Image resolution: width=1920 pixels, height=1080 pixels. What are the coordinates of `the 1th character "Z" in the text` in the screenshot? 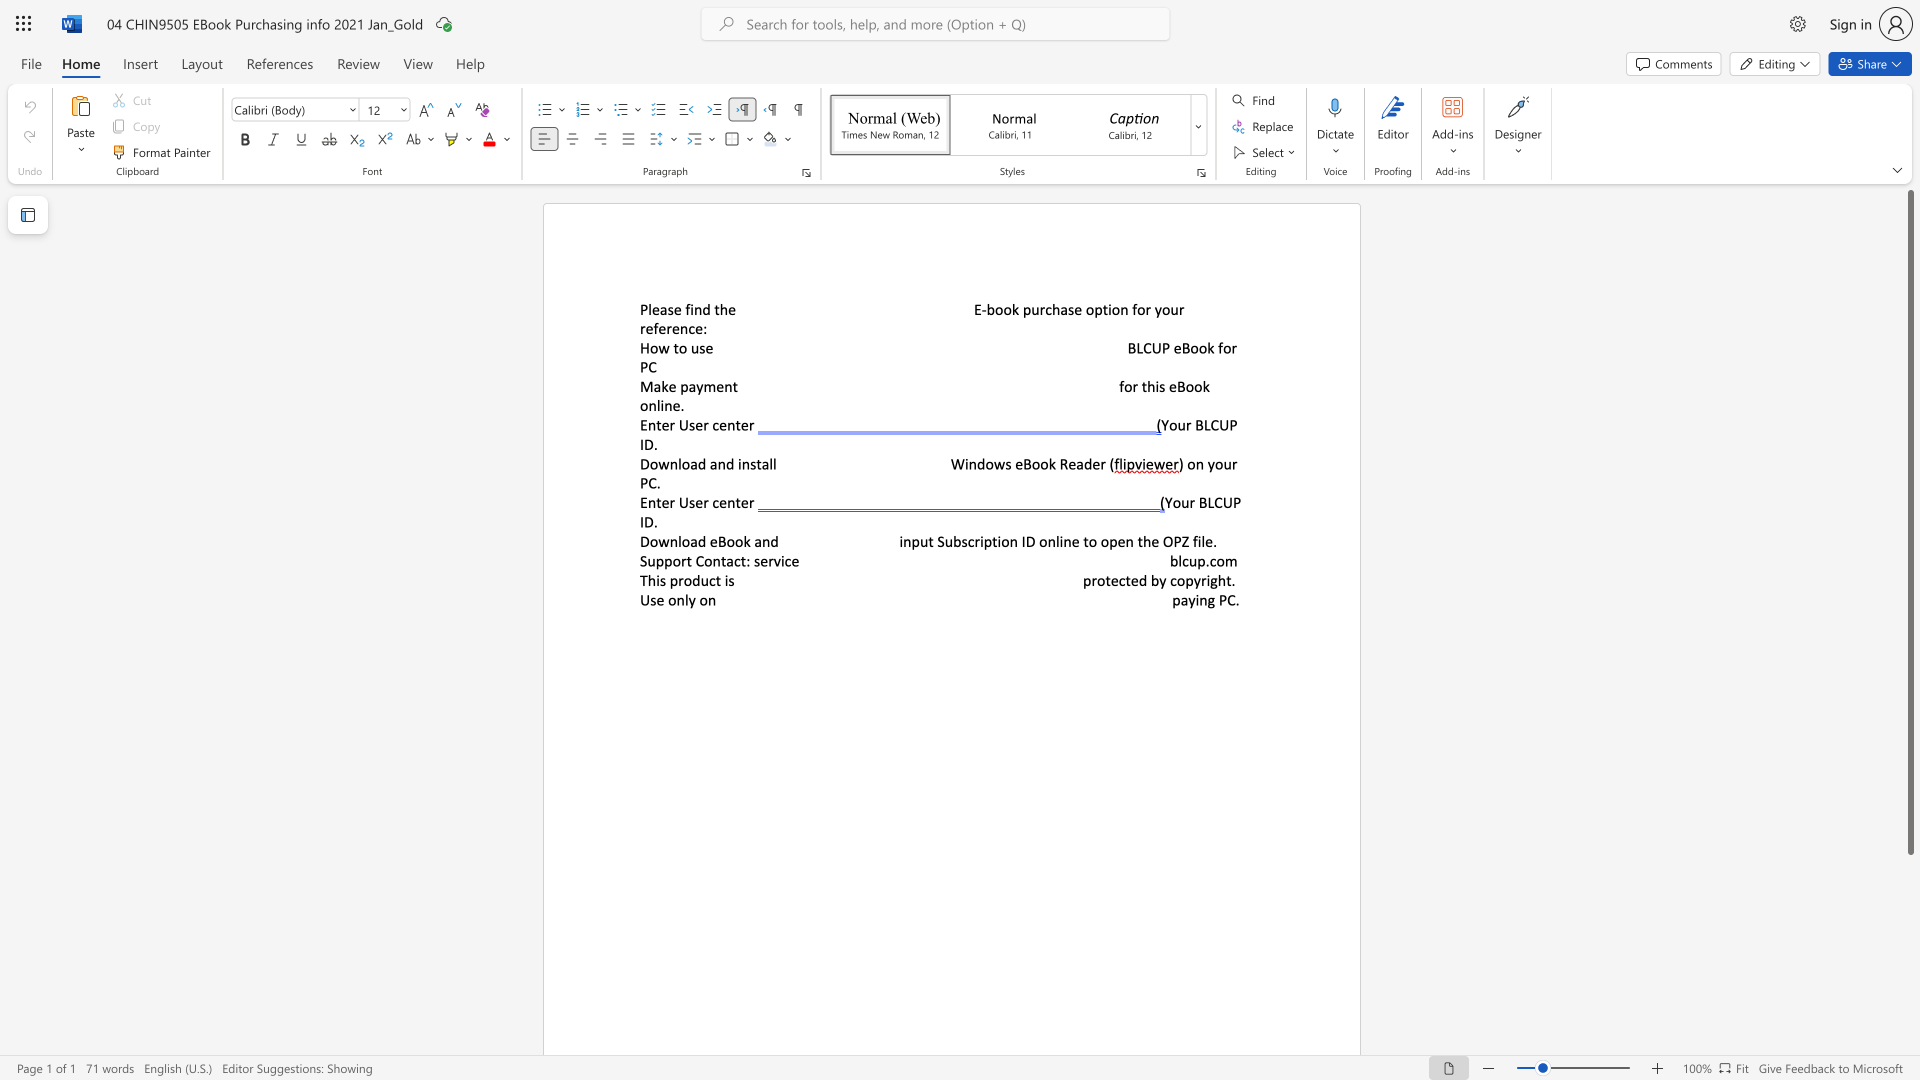 It's located at (1185, 541).